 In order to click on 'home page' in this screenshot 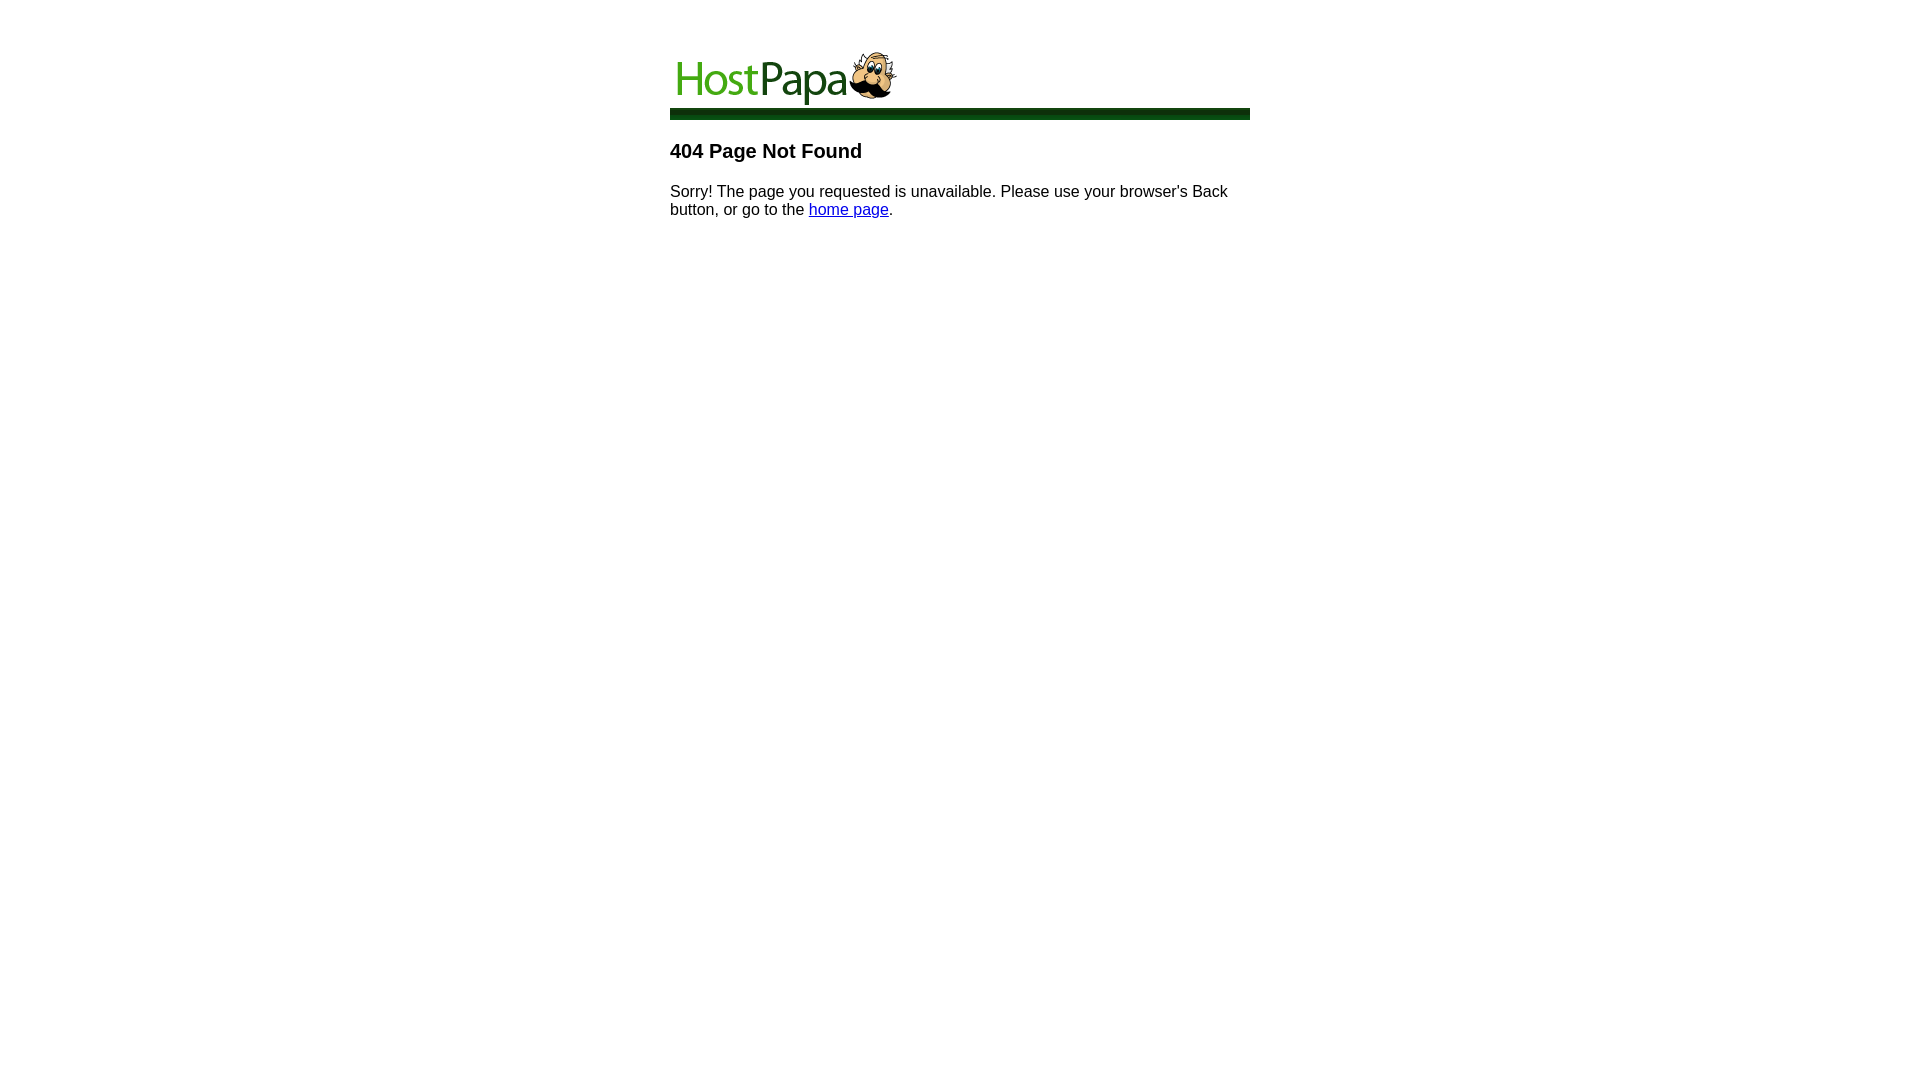, I will do `click(809, 209)`.